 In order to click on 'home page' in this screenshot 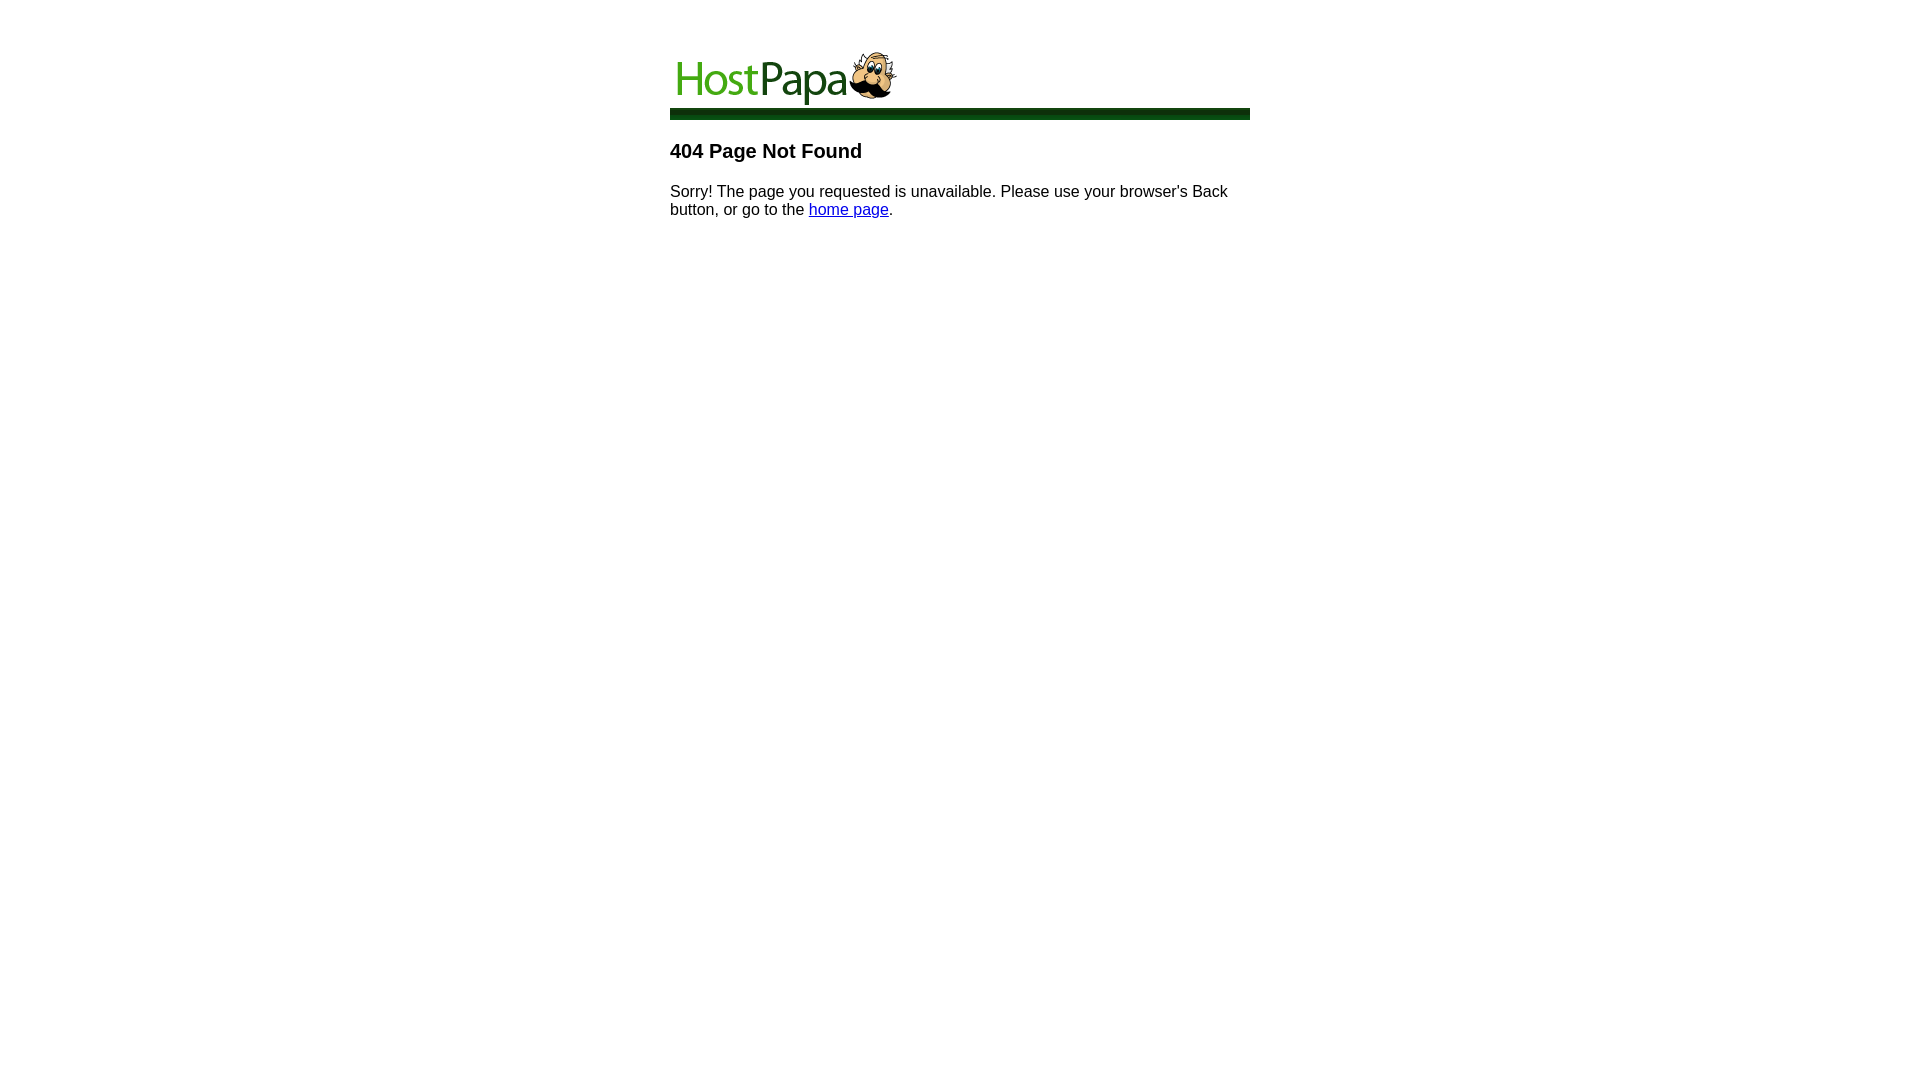, I will do `click(809, 209)`.